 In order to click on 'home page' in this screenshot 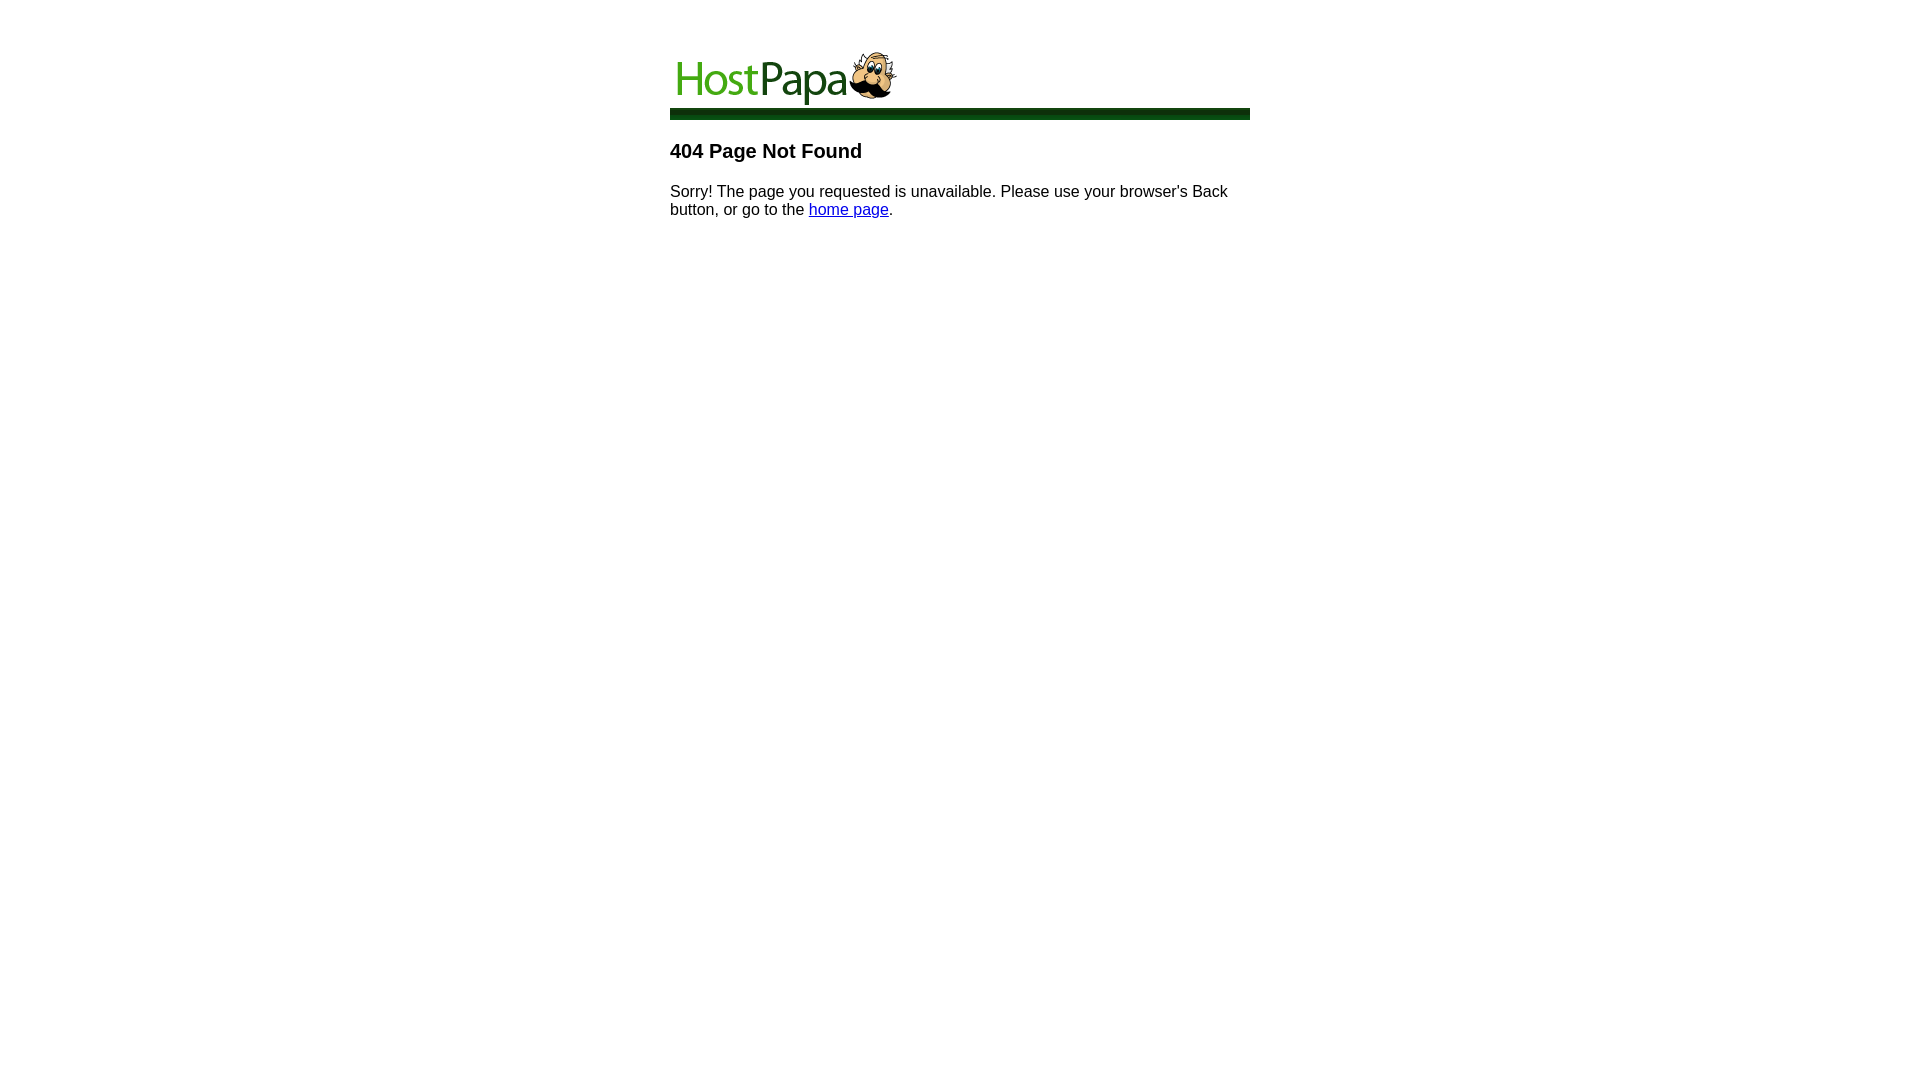, I will do `click(809, 209)`.